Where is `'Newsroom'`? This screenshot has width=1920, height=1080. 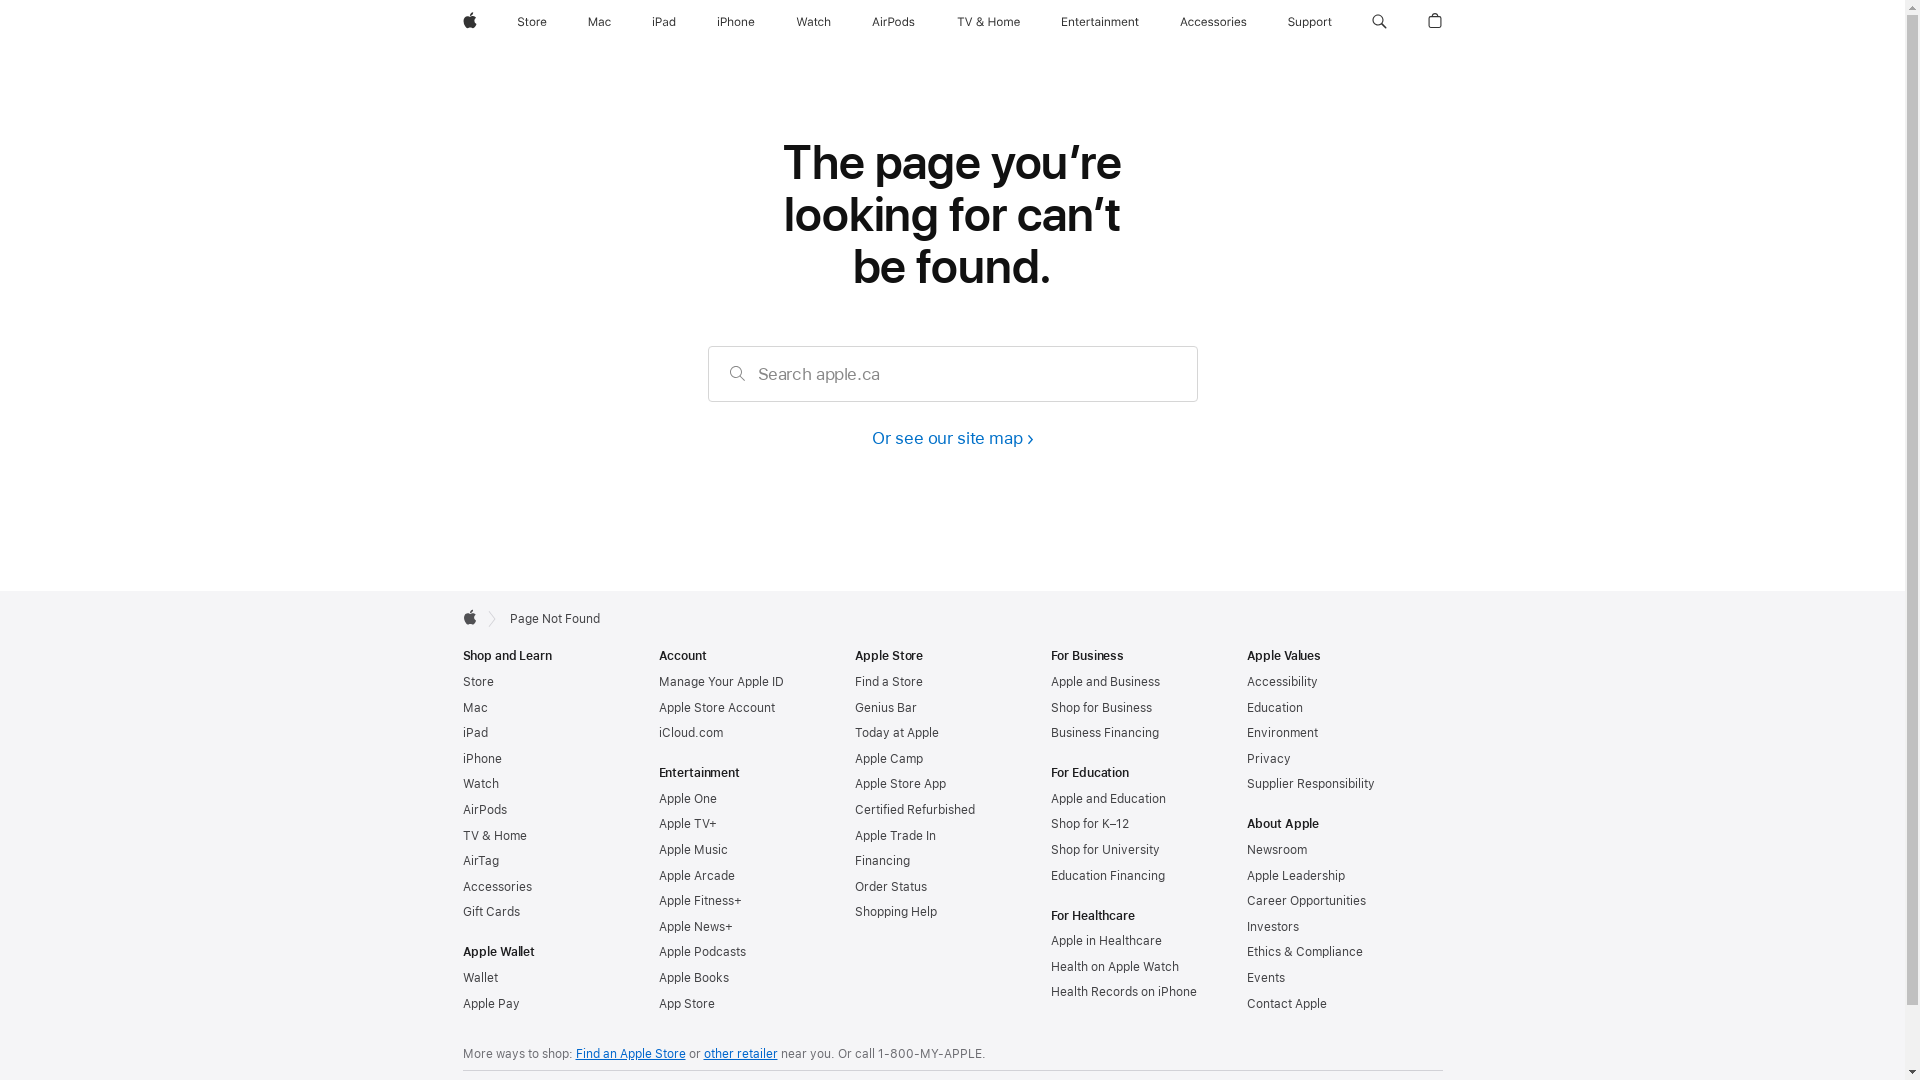 'Newsroom' is located at coordinates (1275, 849).